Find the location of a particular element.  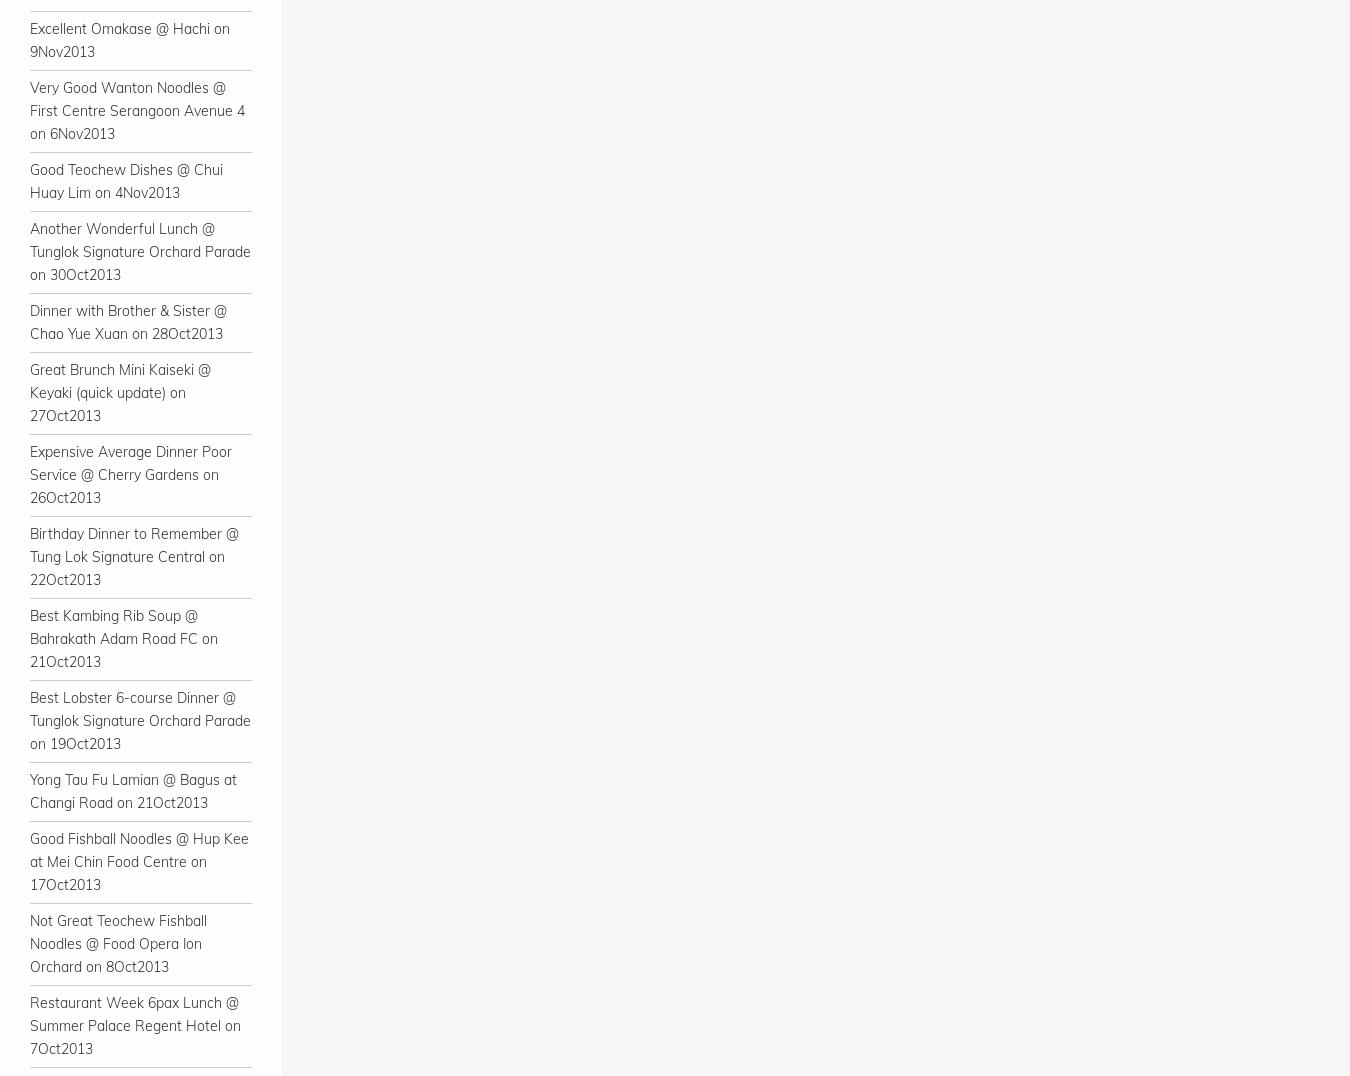

'Not Great Teochew Fishball Noodles @ Food Opera Ion Orchard on 8Oct2013' is located at coordinates (118, 943).